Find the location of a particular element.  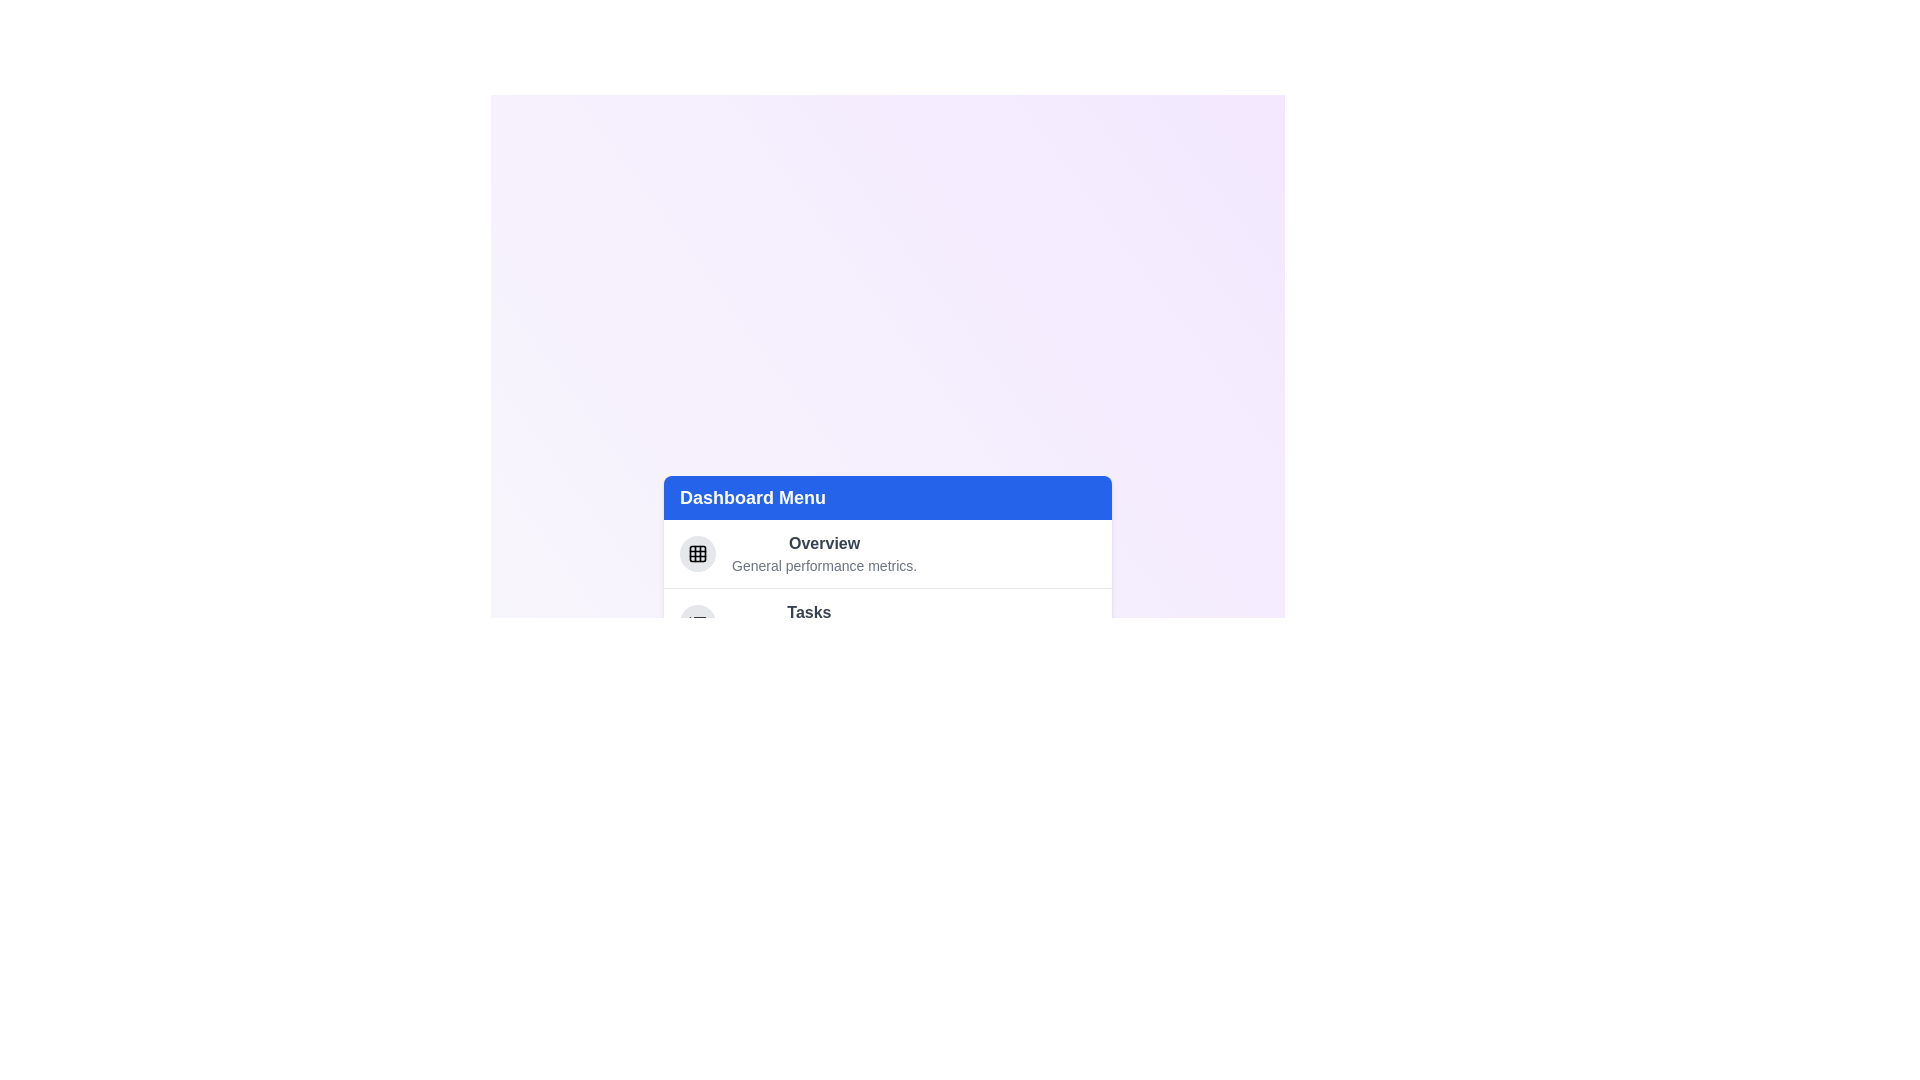

the menu item corresponding to Tasks is located at coordinates (887, 620).